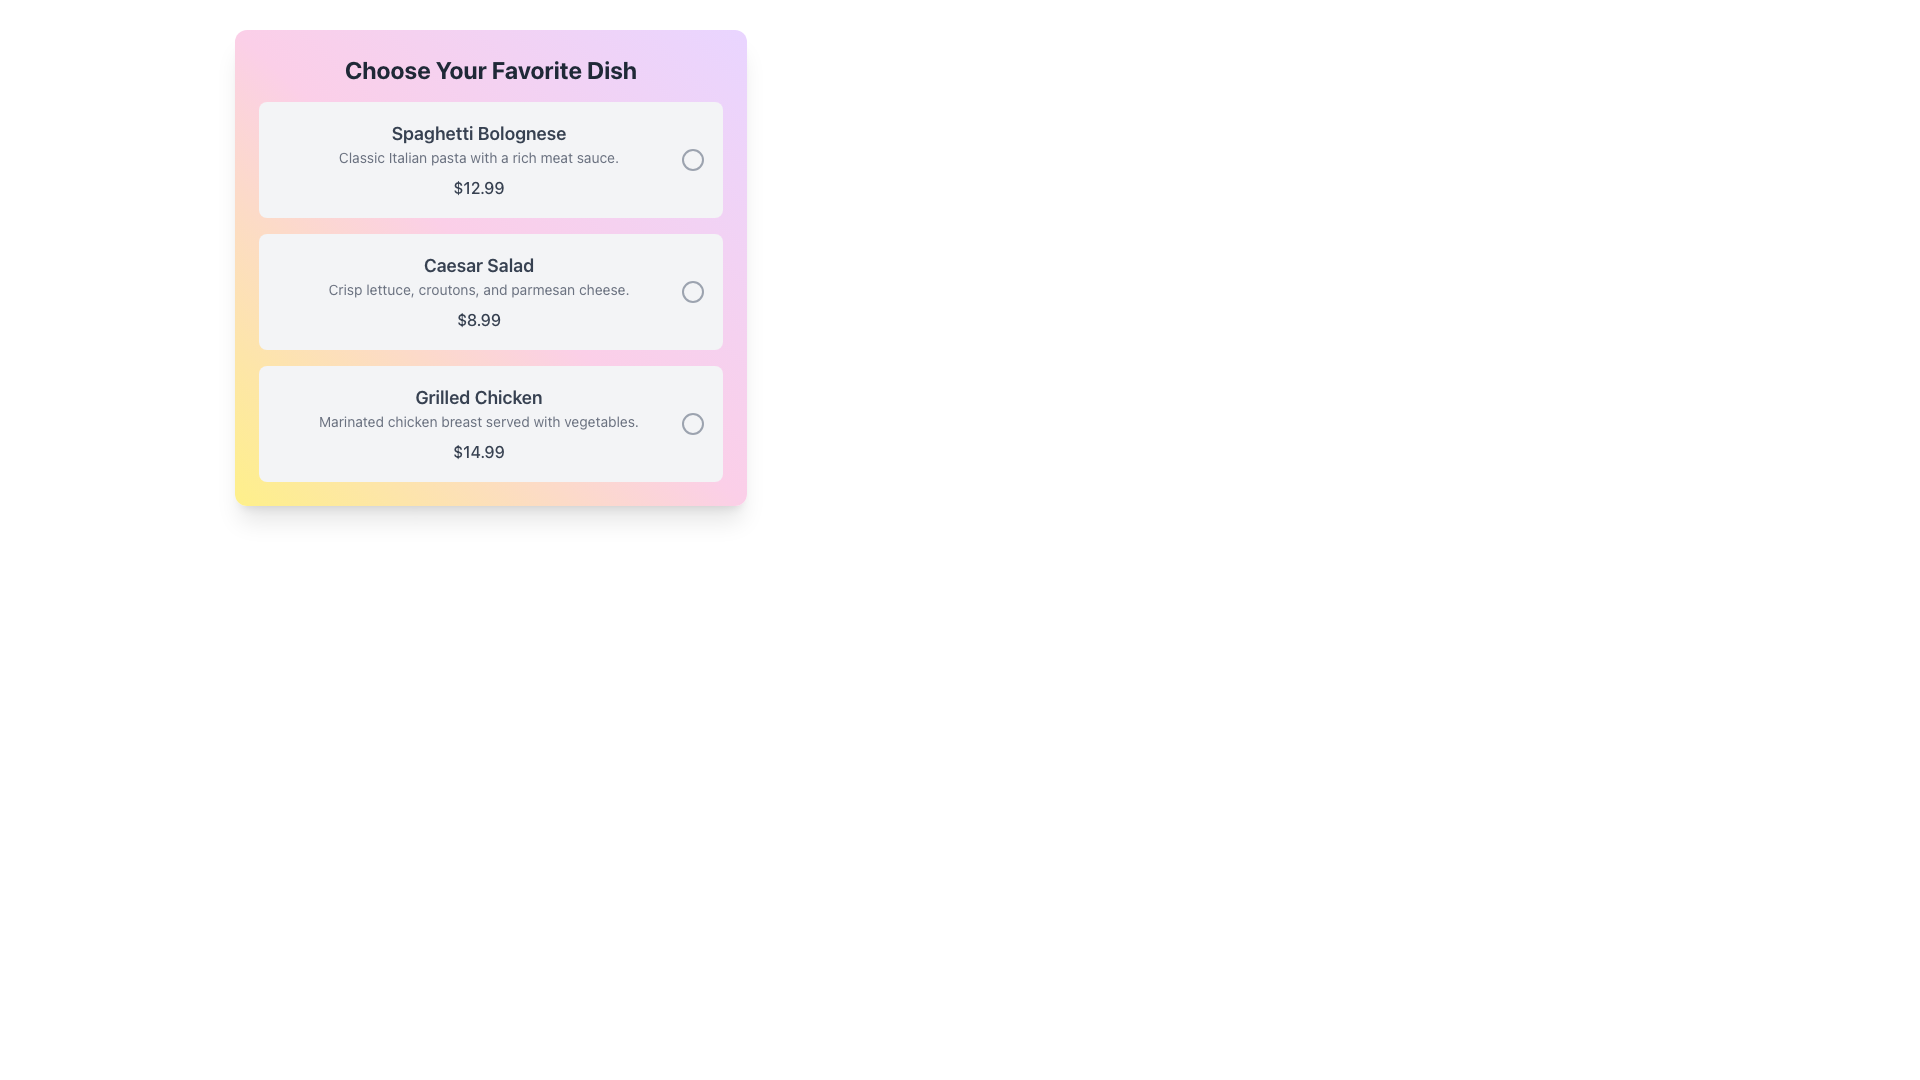 The image size is (1920, 1080). What do you see at coordinates (478, 319) in the screenshot?
I see `the text label displaying '$8.99' which is associated with the 'Caesar Salad' dish` at bounding box center [478, 319].